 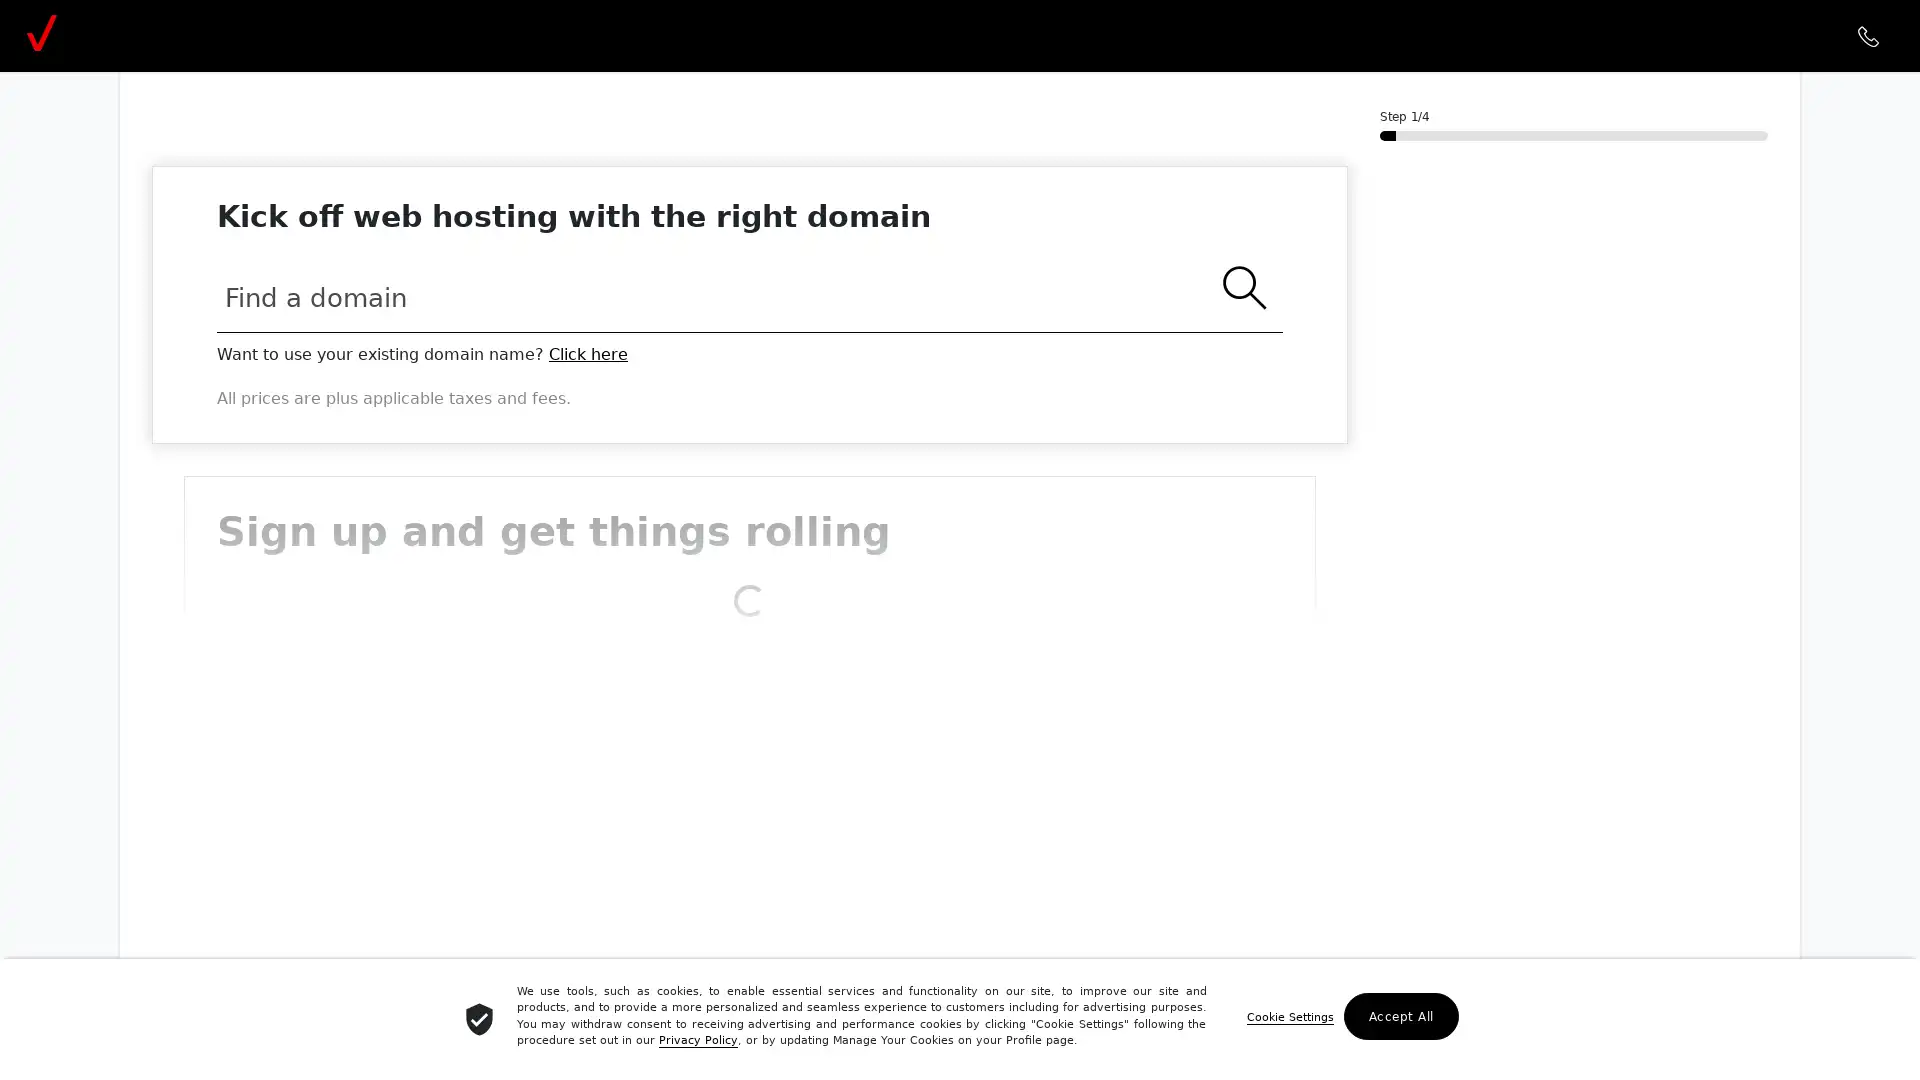 I want to click on search, so click(x=1243, y=287).